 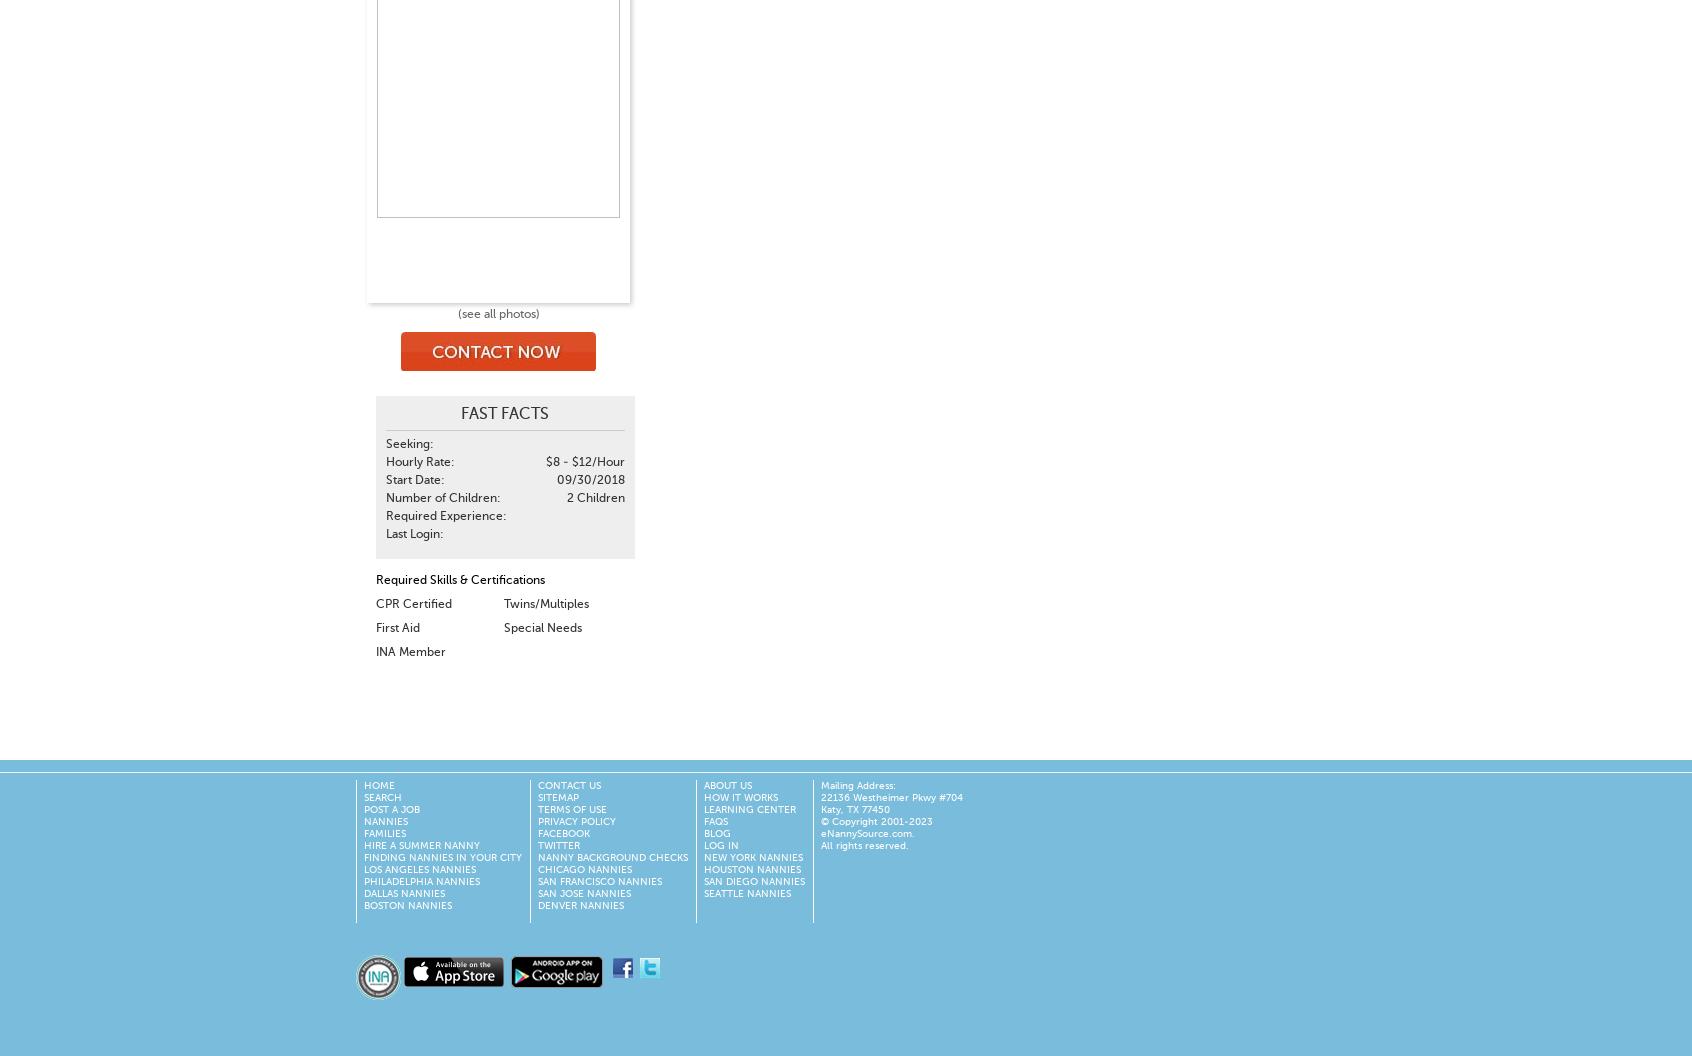 I want to click on 'Search', so click(x=383, y=798).